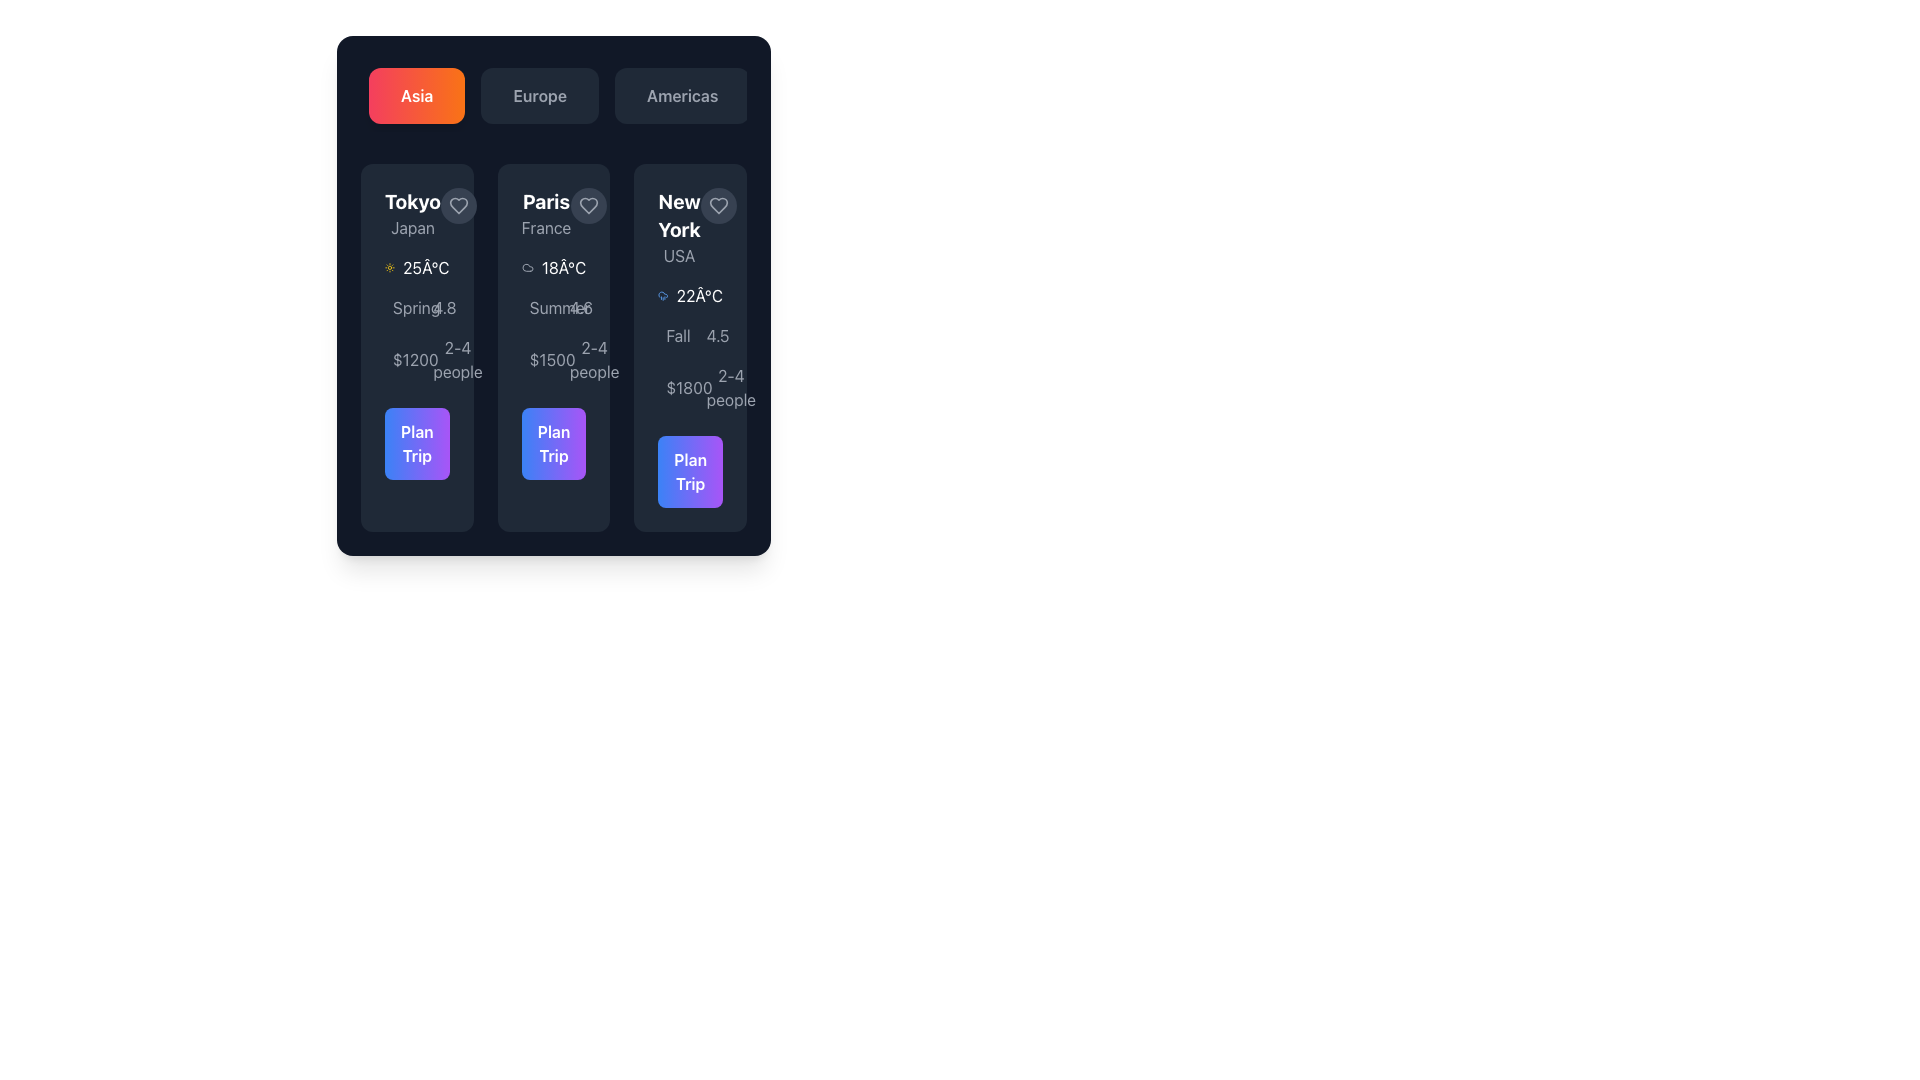 The width and height of the screenshot is (1920, 1080). Describe the element at coordinates (436, 358) in the screenshot. I see `the text label displaying '2-4 people' which is located under the price '$1200' in the 'Tokyo' card, above the 'Plan Trip' button` at that location.